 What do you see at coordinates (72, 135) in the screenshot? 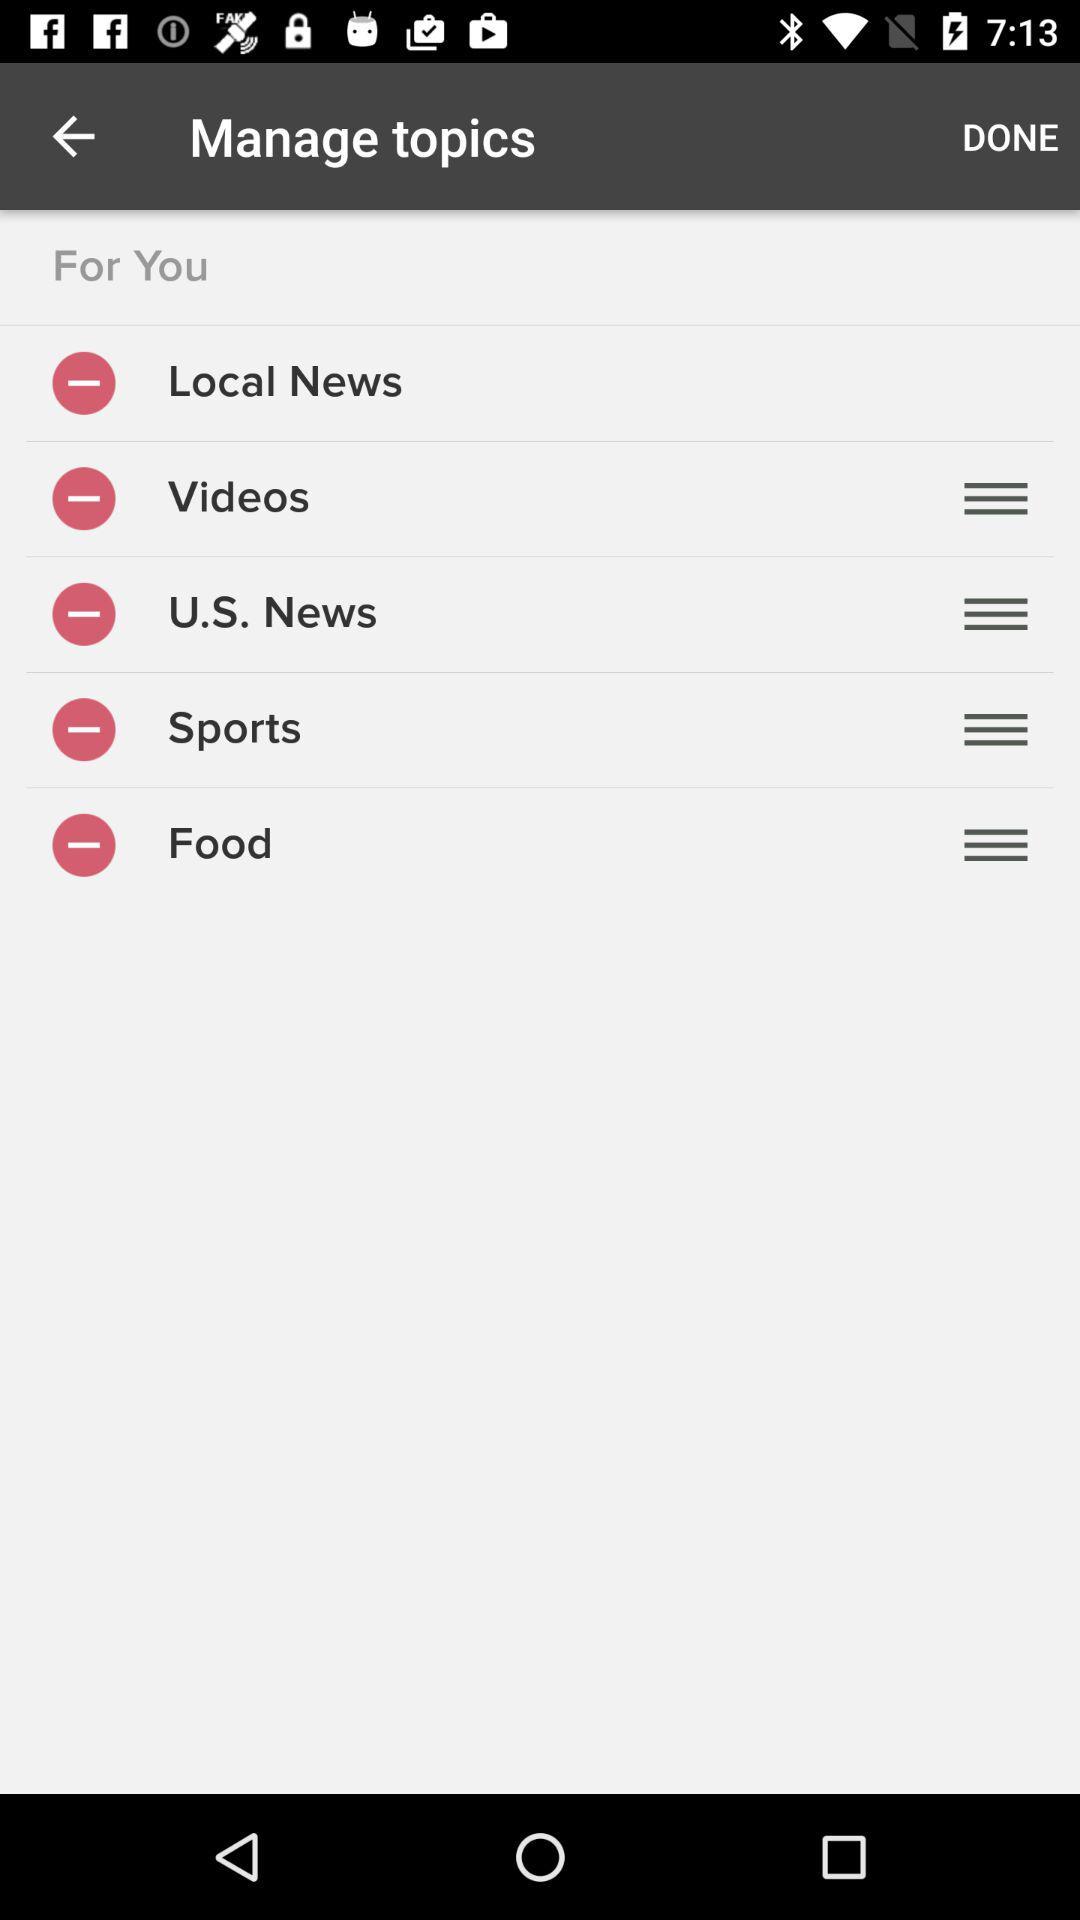
I see `item above for you item` at bounding box center [72, 135].